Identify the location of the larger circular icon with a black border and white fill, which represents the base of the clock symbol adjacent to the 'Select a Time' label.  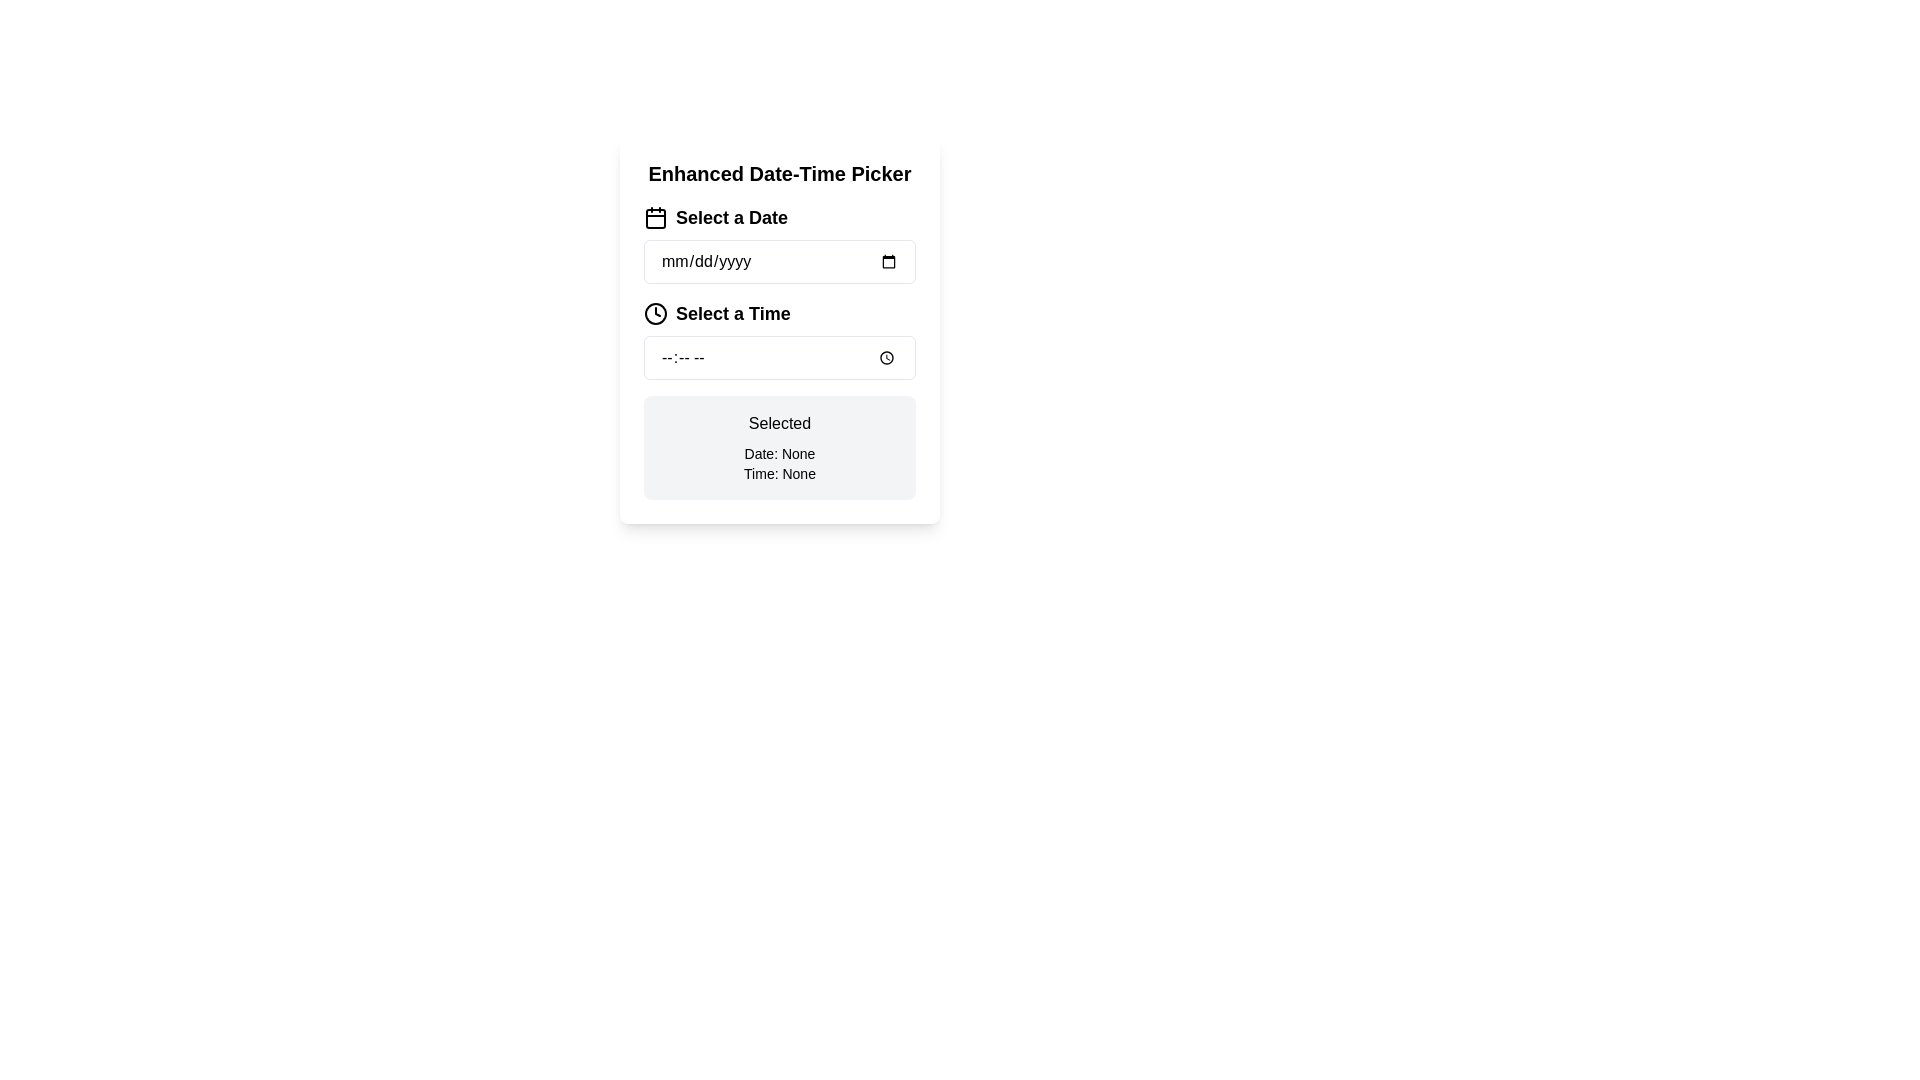
(656, 313).